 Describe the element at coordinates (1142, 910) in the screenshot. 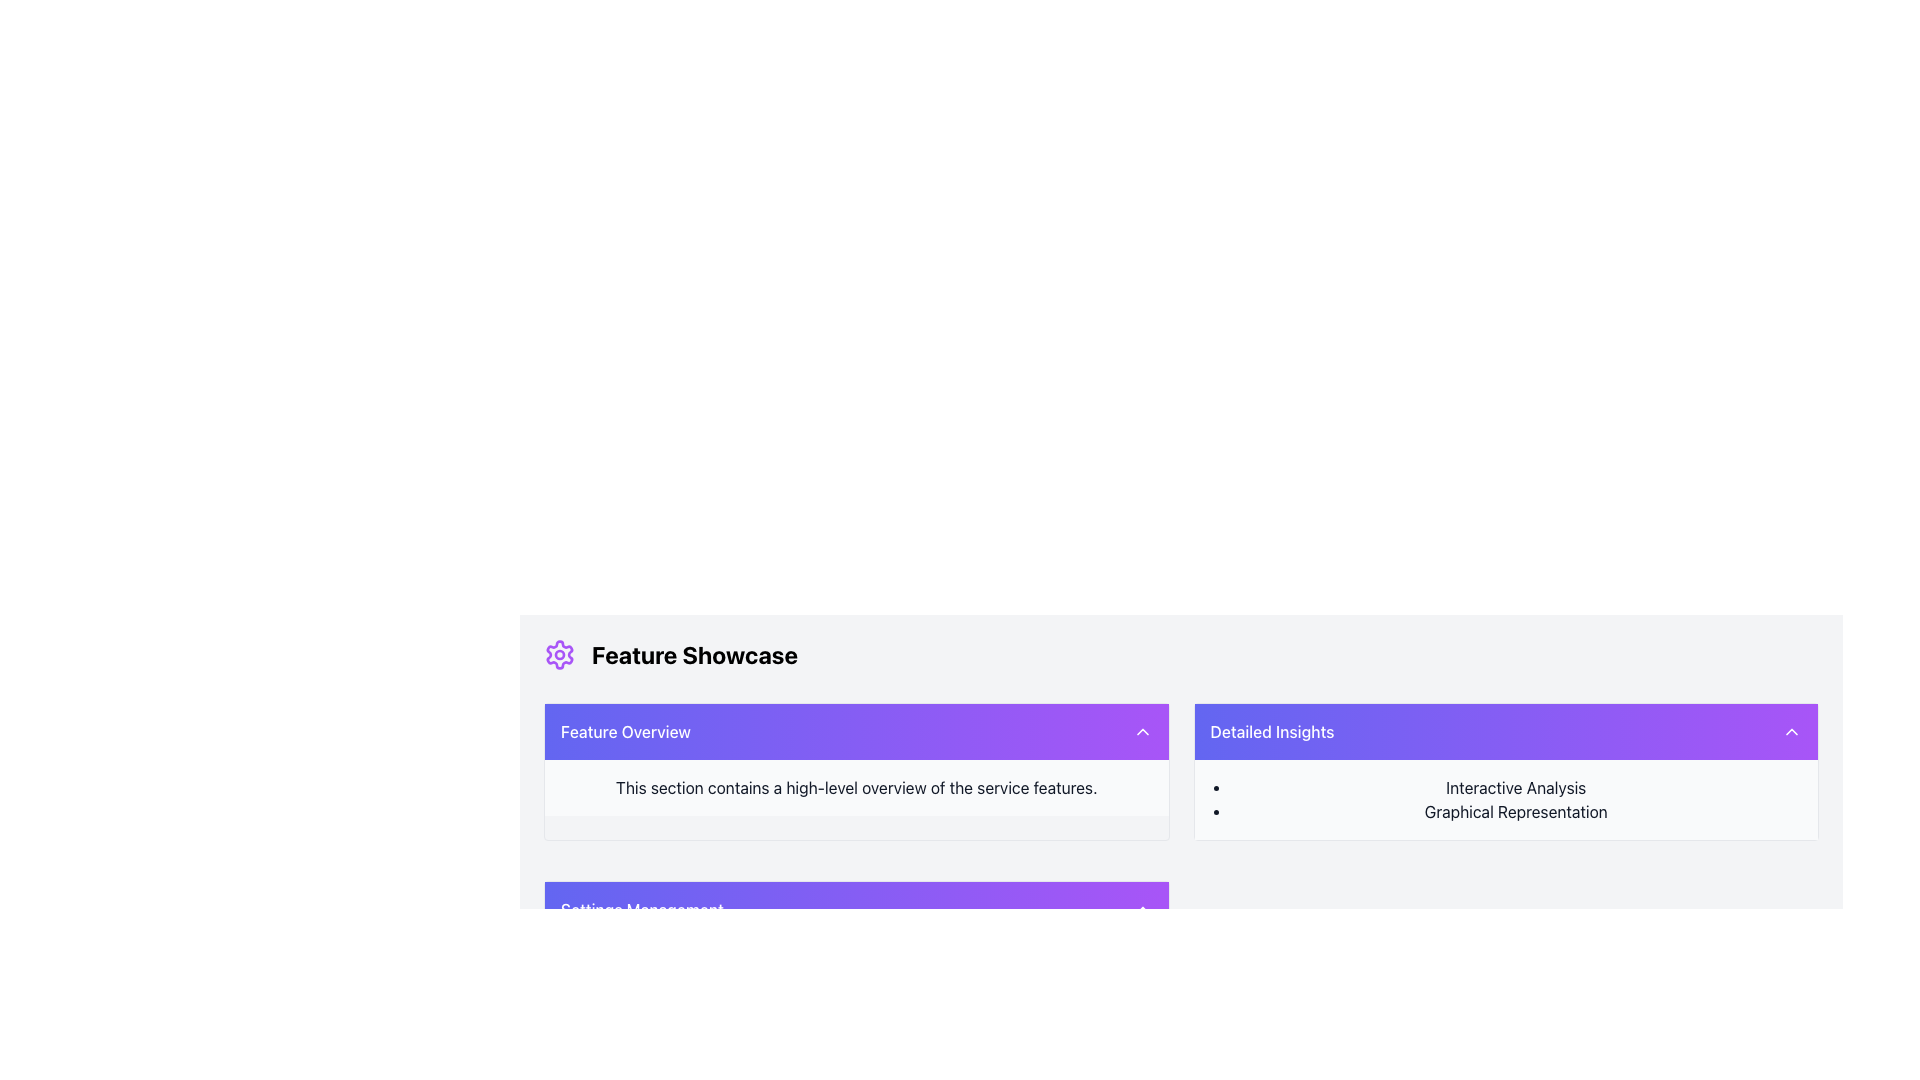

I see `the expandable icon located at the far right of the 'Settings Management' section header` at that location.